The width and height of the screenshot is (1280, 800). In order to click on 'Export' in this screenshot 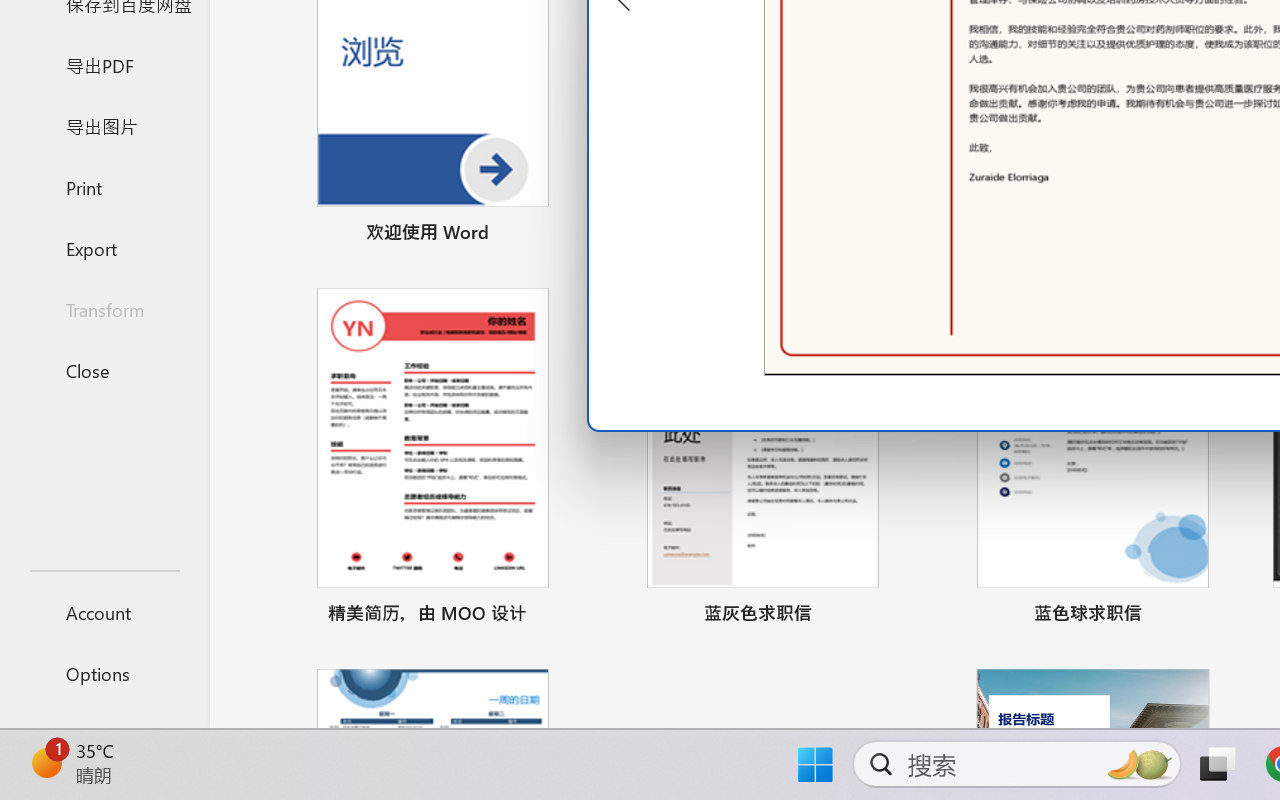, I will do `click(103, 247)`.